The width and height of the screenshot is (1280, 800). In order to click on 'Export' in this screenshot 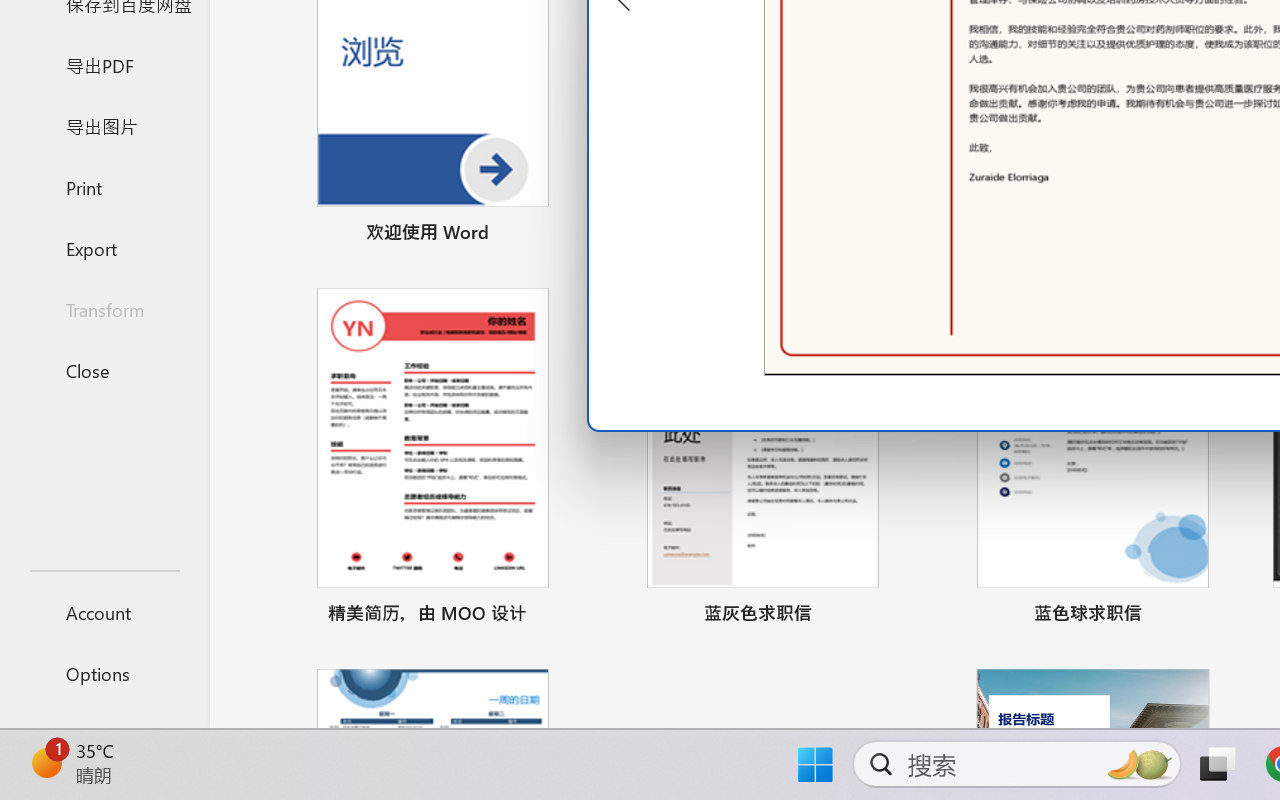, I will do `click(103, 247)`.